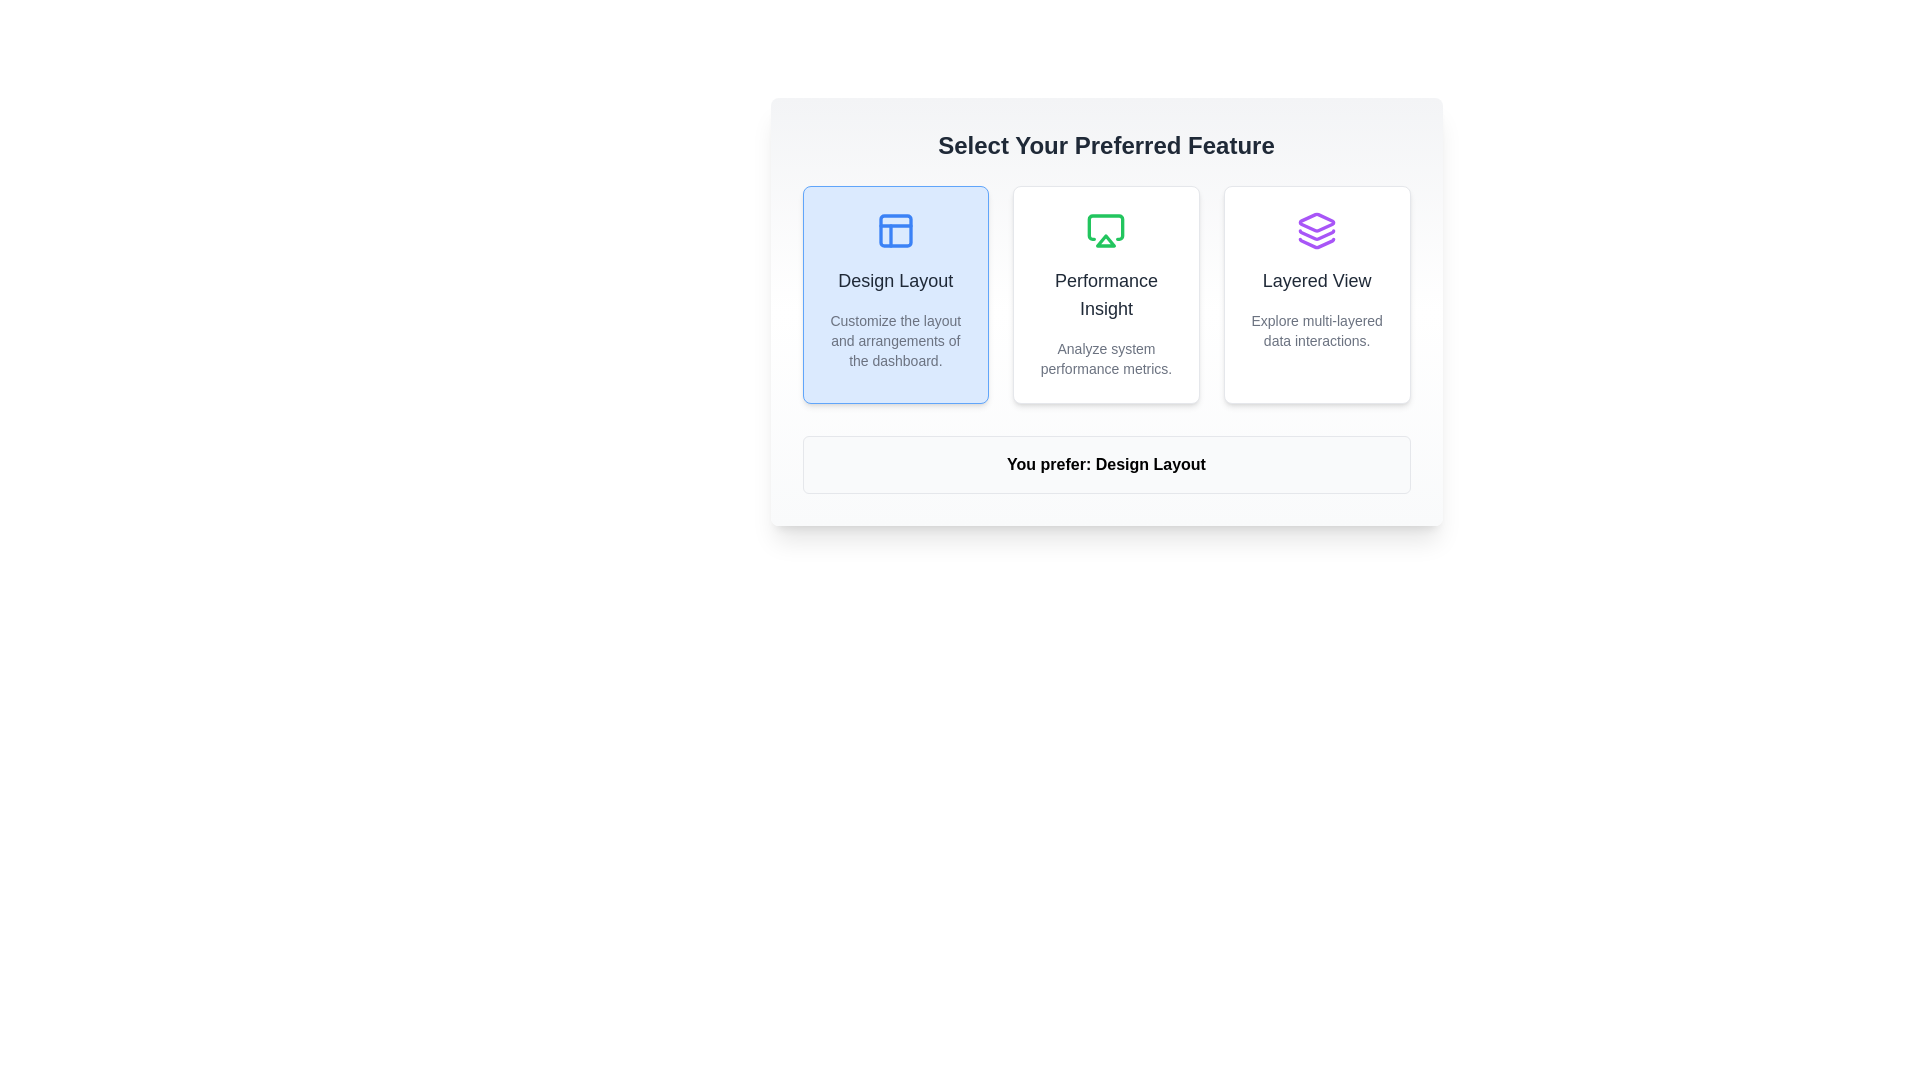  What do you see at coordinates (1317, 330) in the screenshot?
I see `descriptive text label located below the main title within the 'Layered View' card to understand its meaning` at bounding box center [1317, 330].